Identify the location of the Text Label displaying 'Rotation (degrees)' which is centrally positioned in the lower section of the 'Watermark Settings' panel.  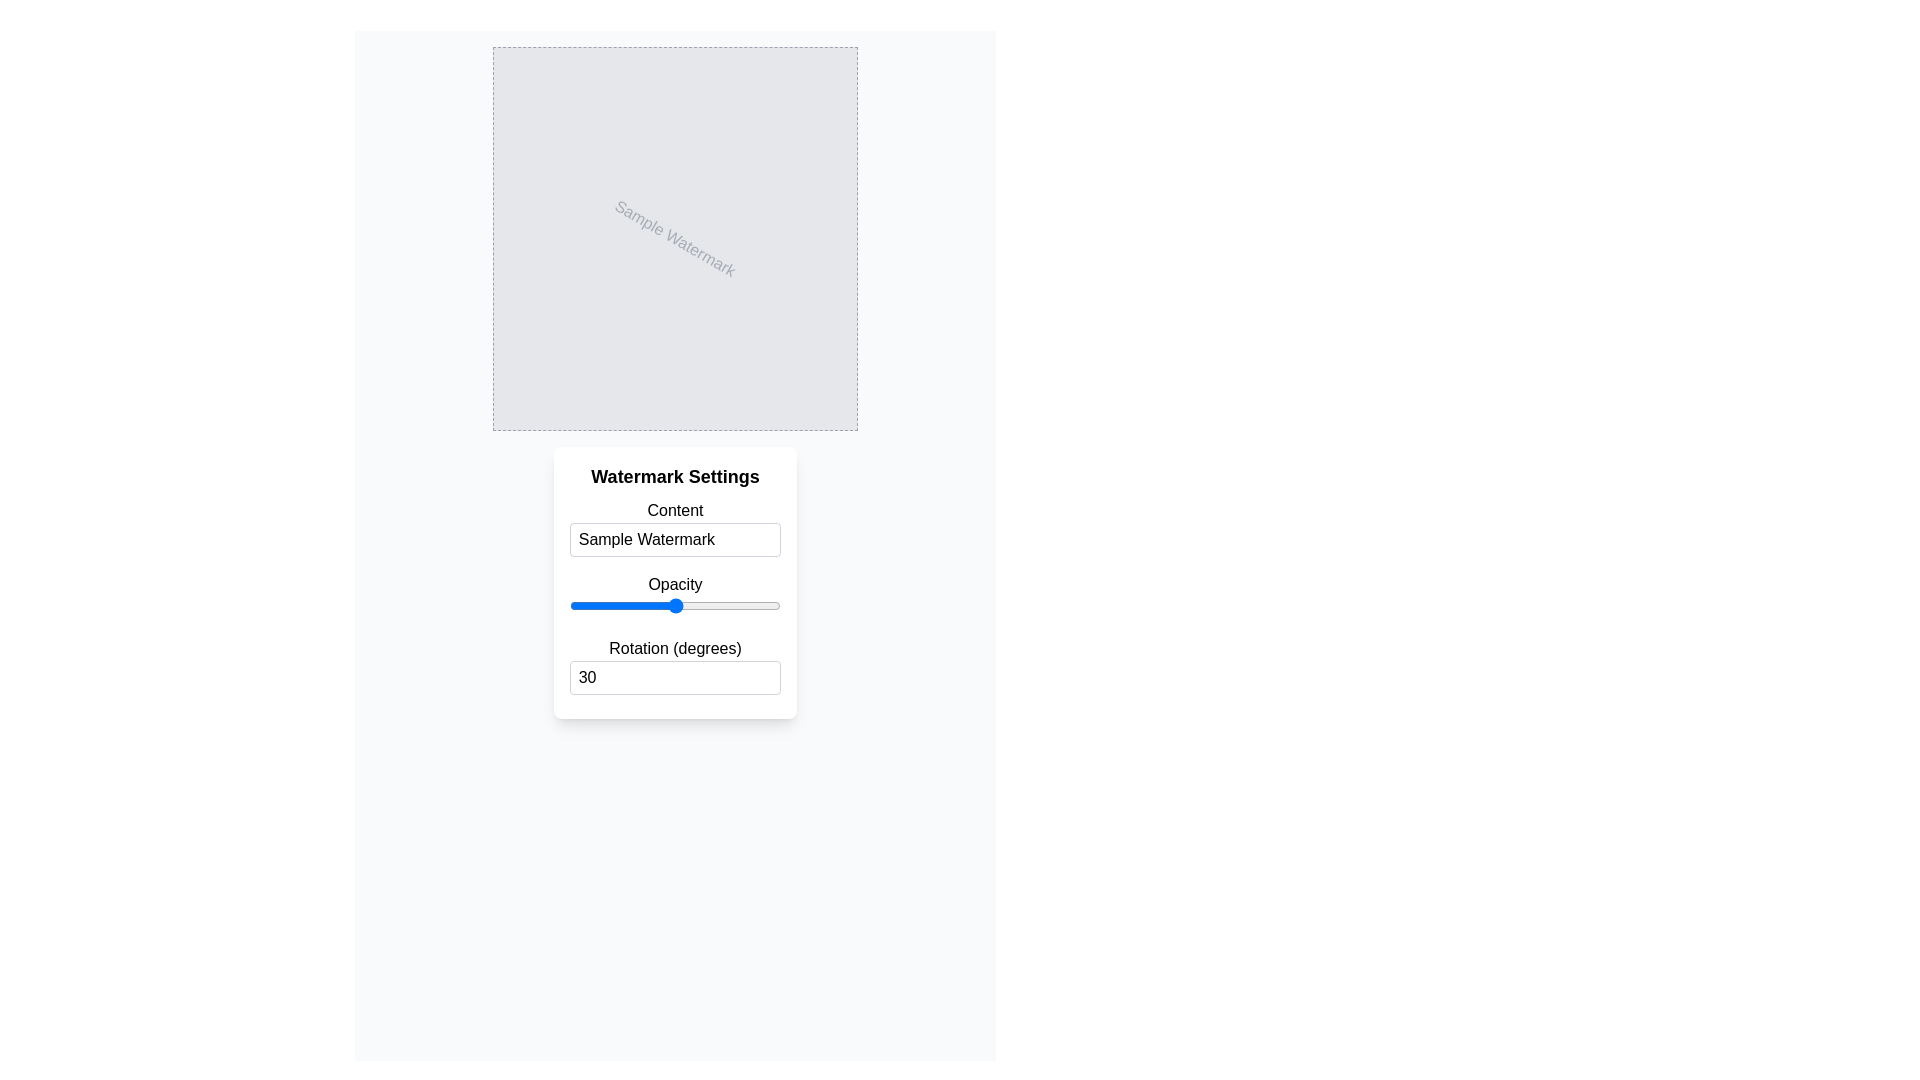
(675, 648).